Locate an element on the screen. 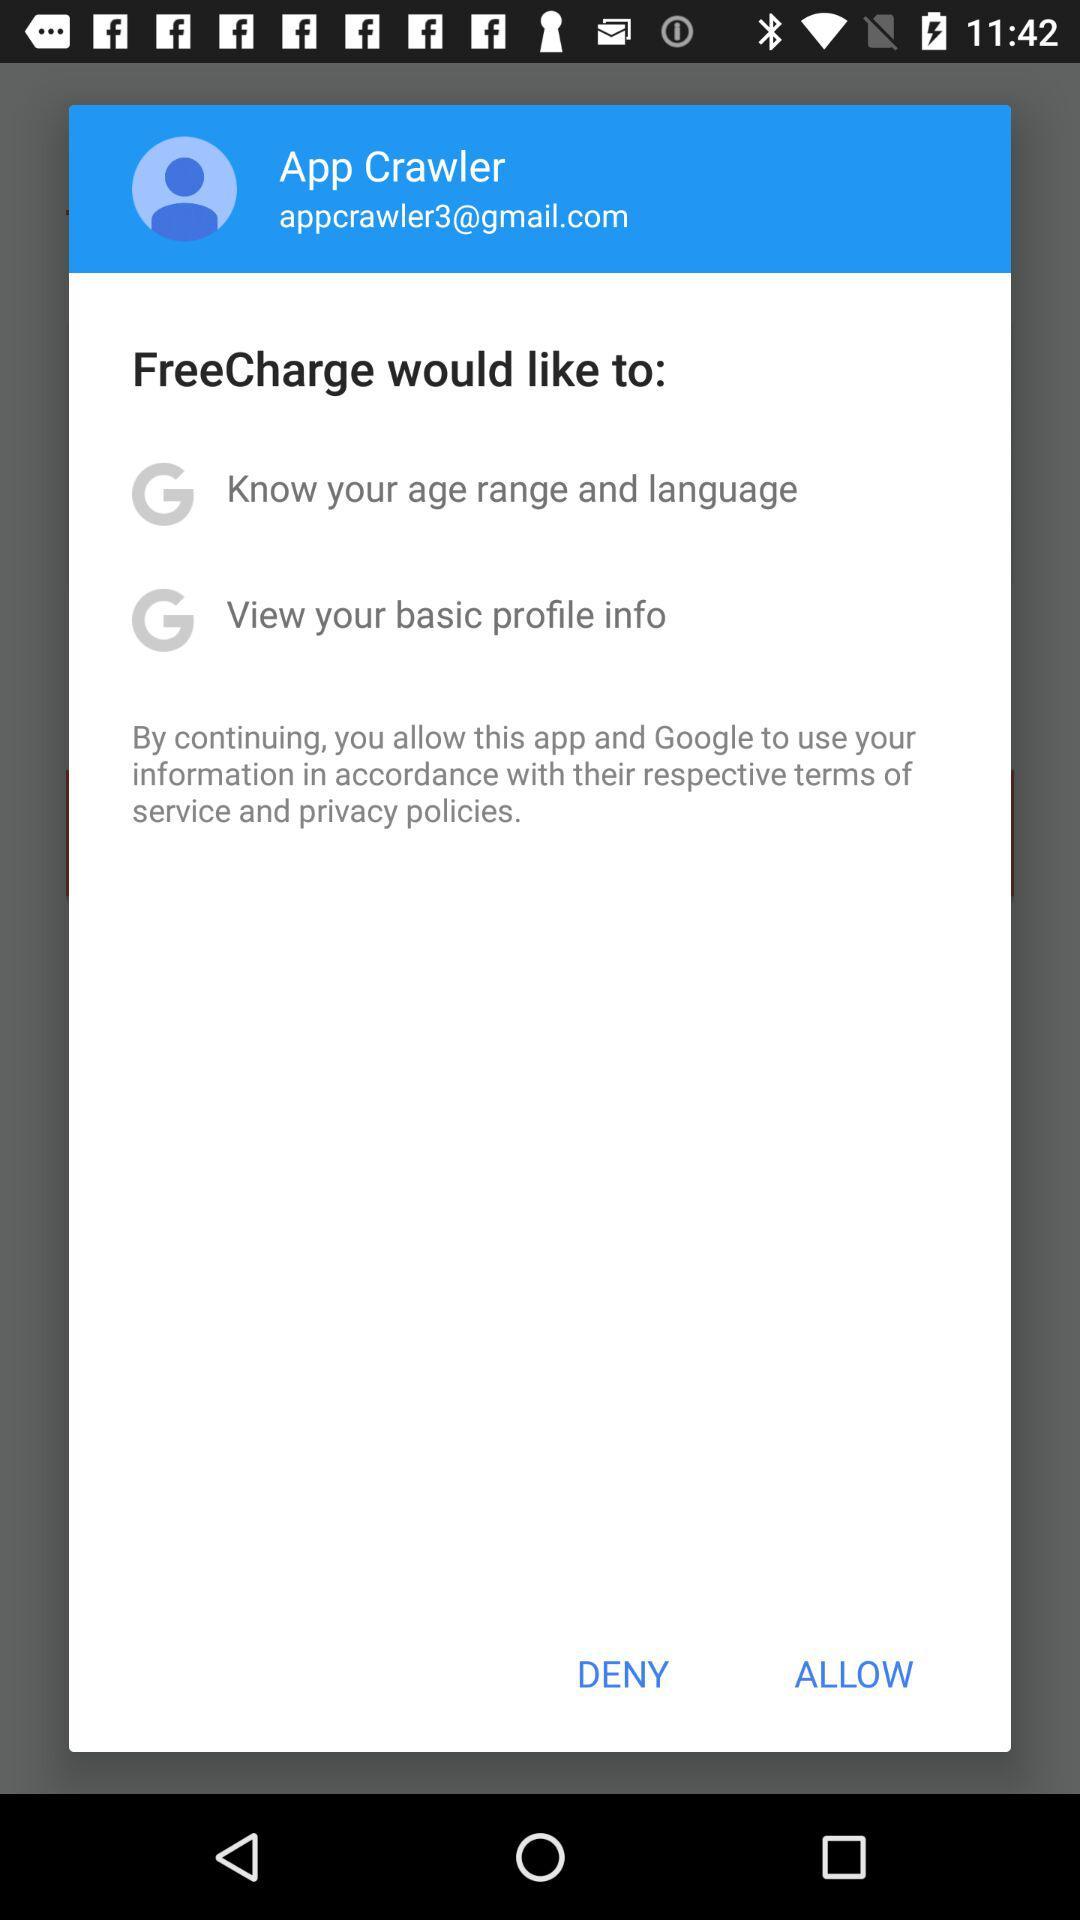 This screenshot has height=1920, width=1080. app below by continuing you app is located at coordinates (621, 1673).